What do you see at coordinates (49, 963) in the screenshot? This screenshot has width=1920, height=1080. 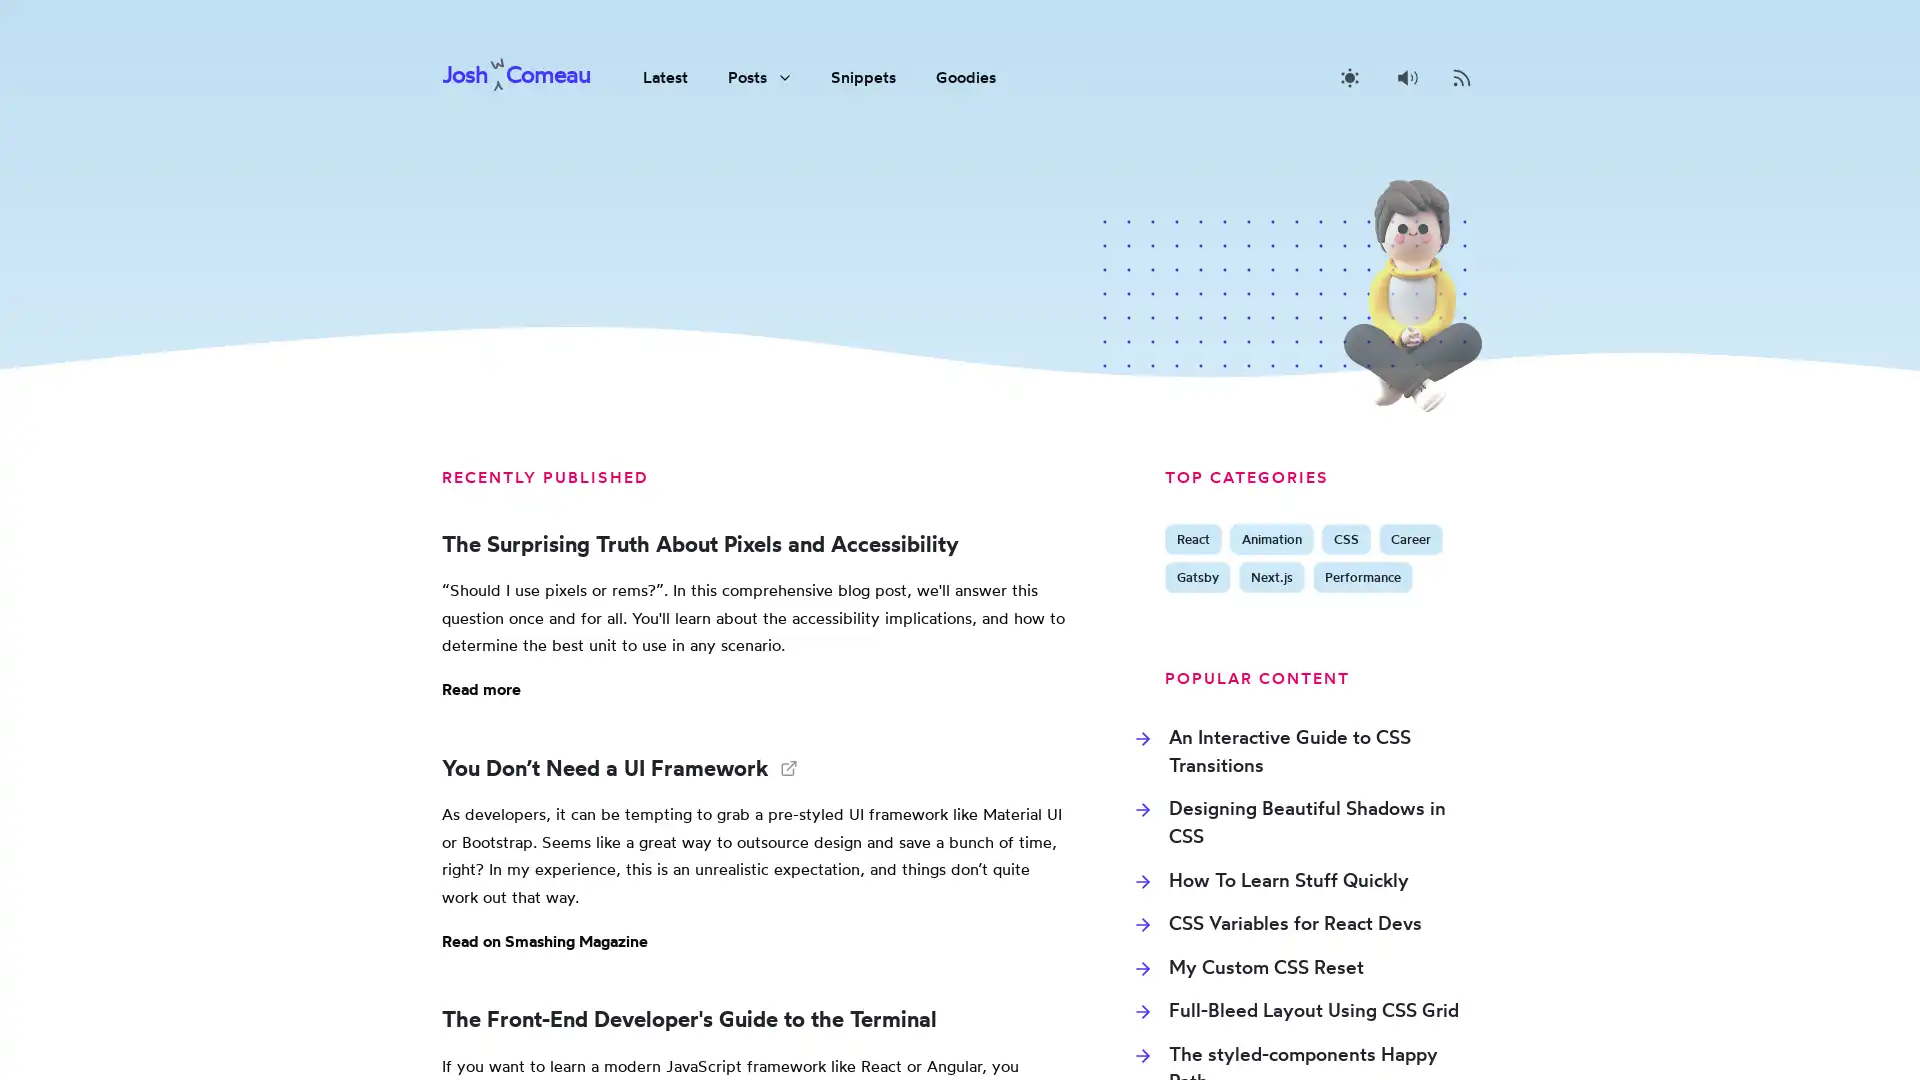 I see `Activate dark mode` at bounding box center [49, 963].